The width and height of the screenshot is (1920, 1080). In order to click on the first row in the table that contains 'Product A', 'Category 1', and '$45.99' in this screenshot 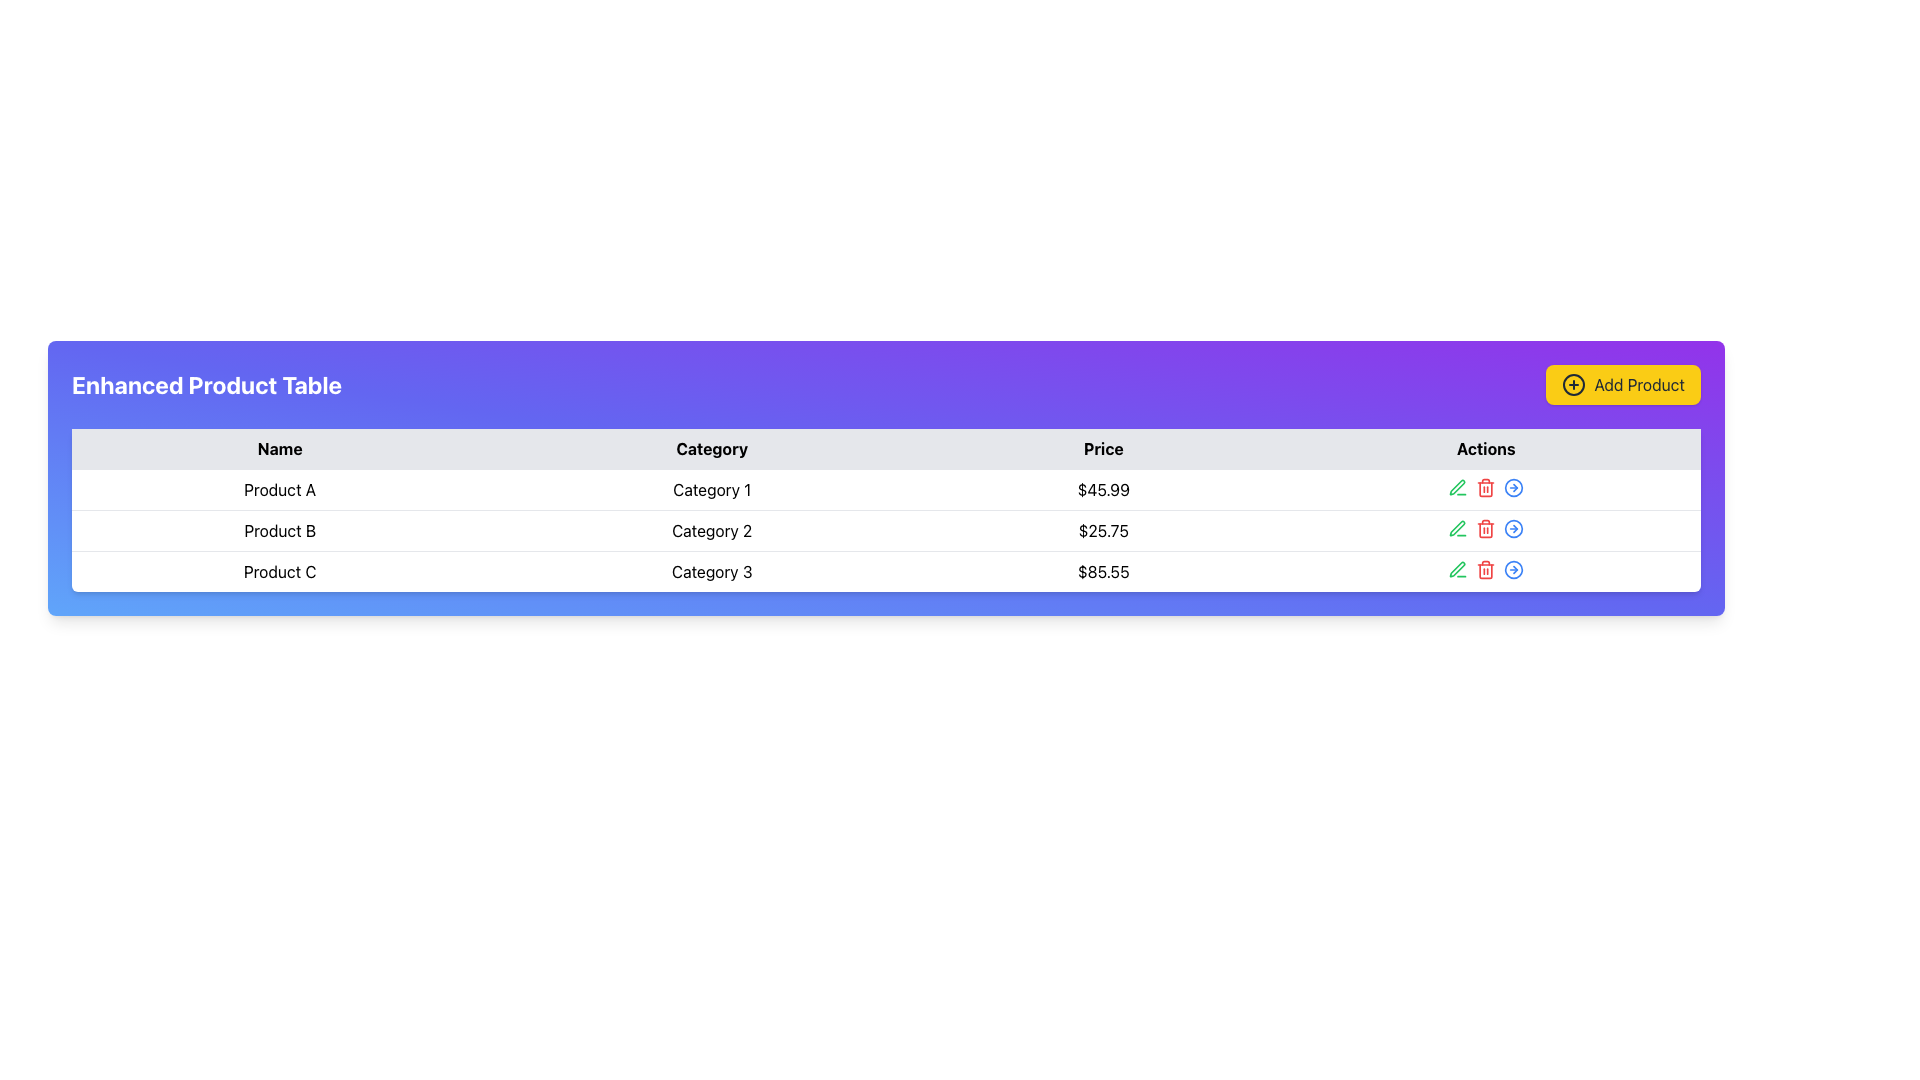, I will do `click(885, 489)`.